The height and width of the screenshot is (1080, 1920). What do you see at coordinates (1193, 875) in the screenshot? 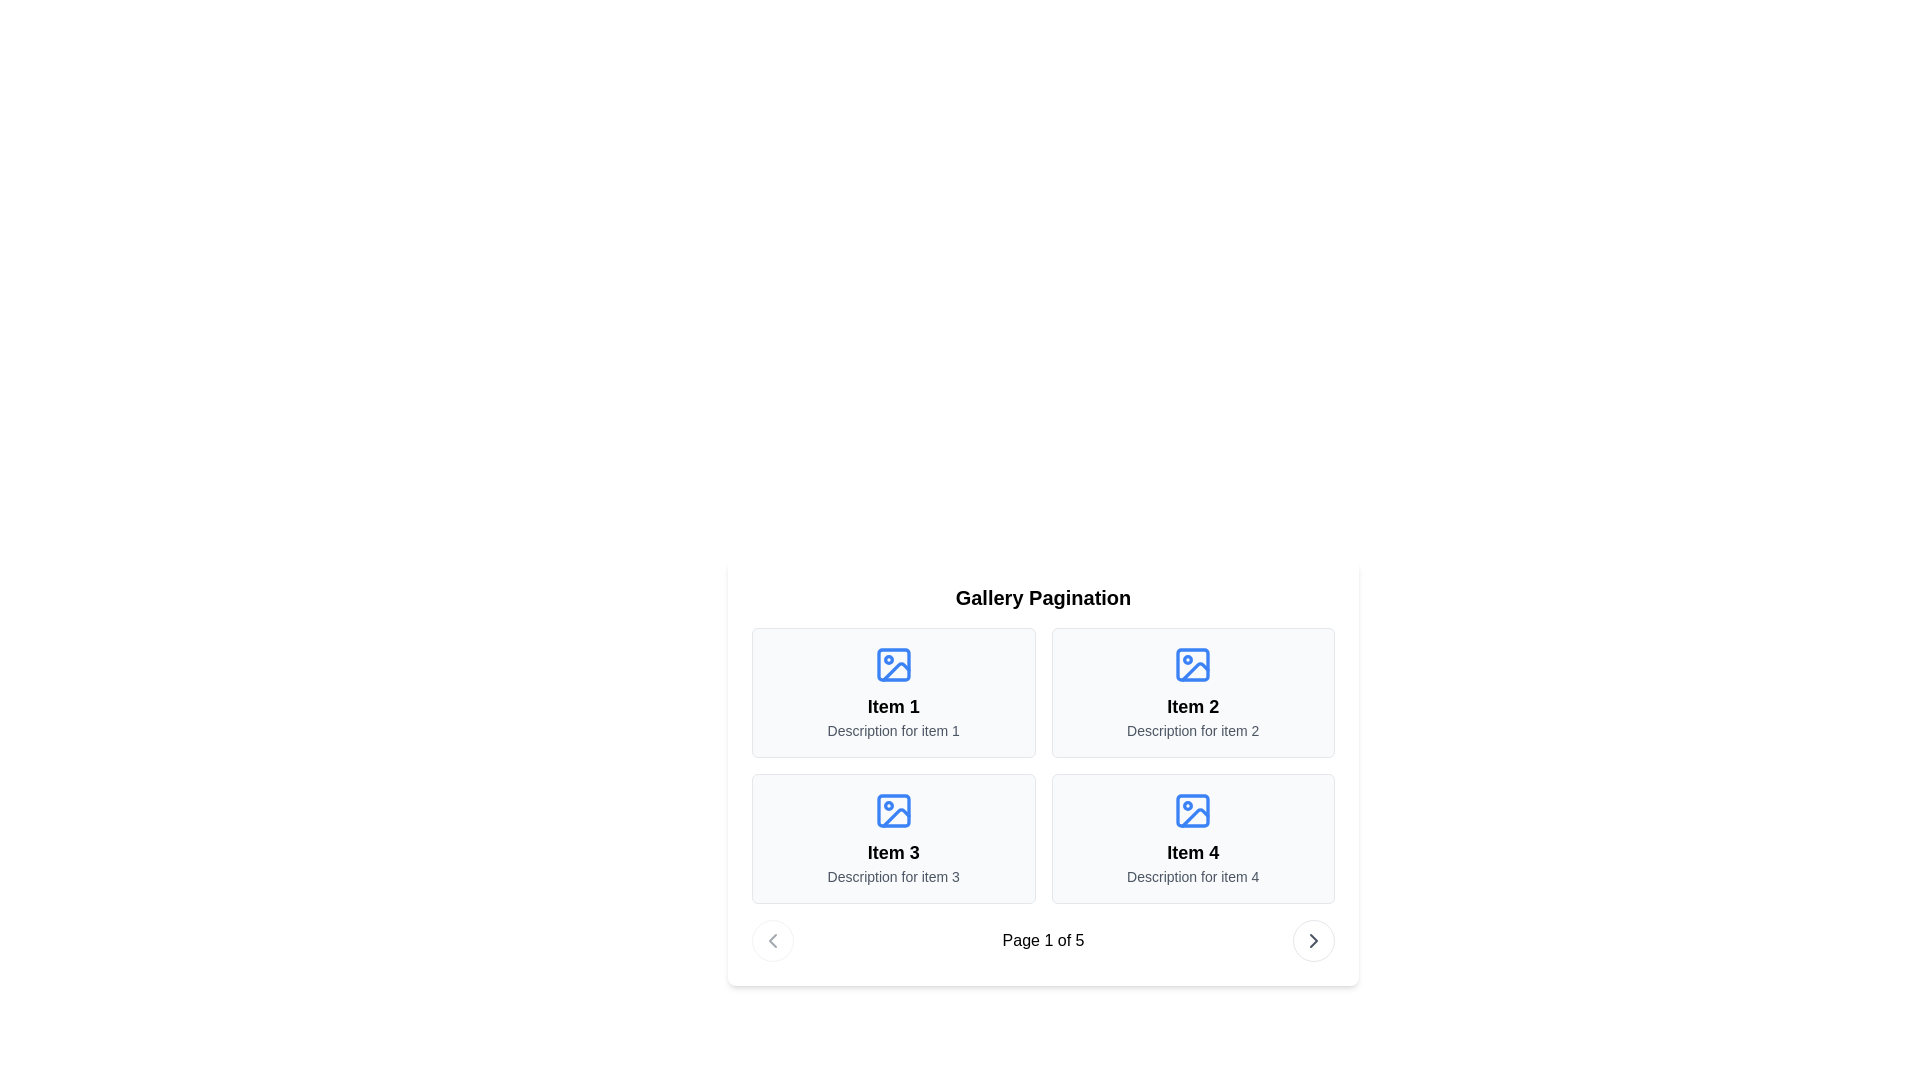
I see `descriptive text located directly beneath the title text 'Item 4' in the fourth grid item of the layout` at bounding box center [1193, 875].